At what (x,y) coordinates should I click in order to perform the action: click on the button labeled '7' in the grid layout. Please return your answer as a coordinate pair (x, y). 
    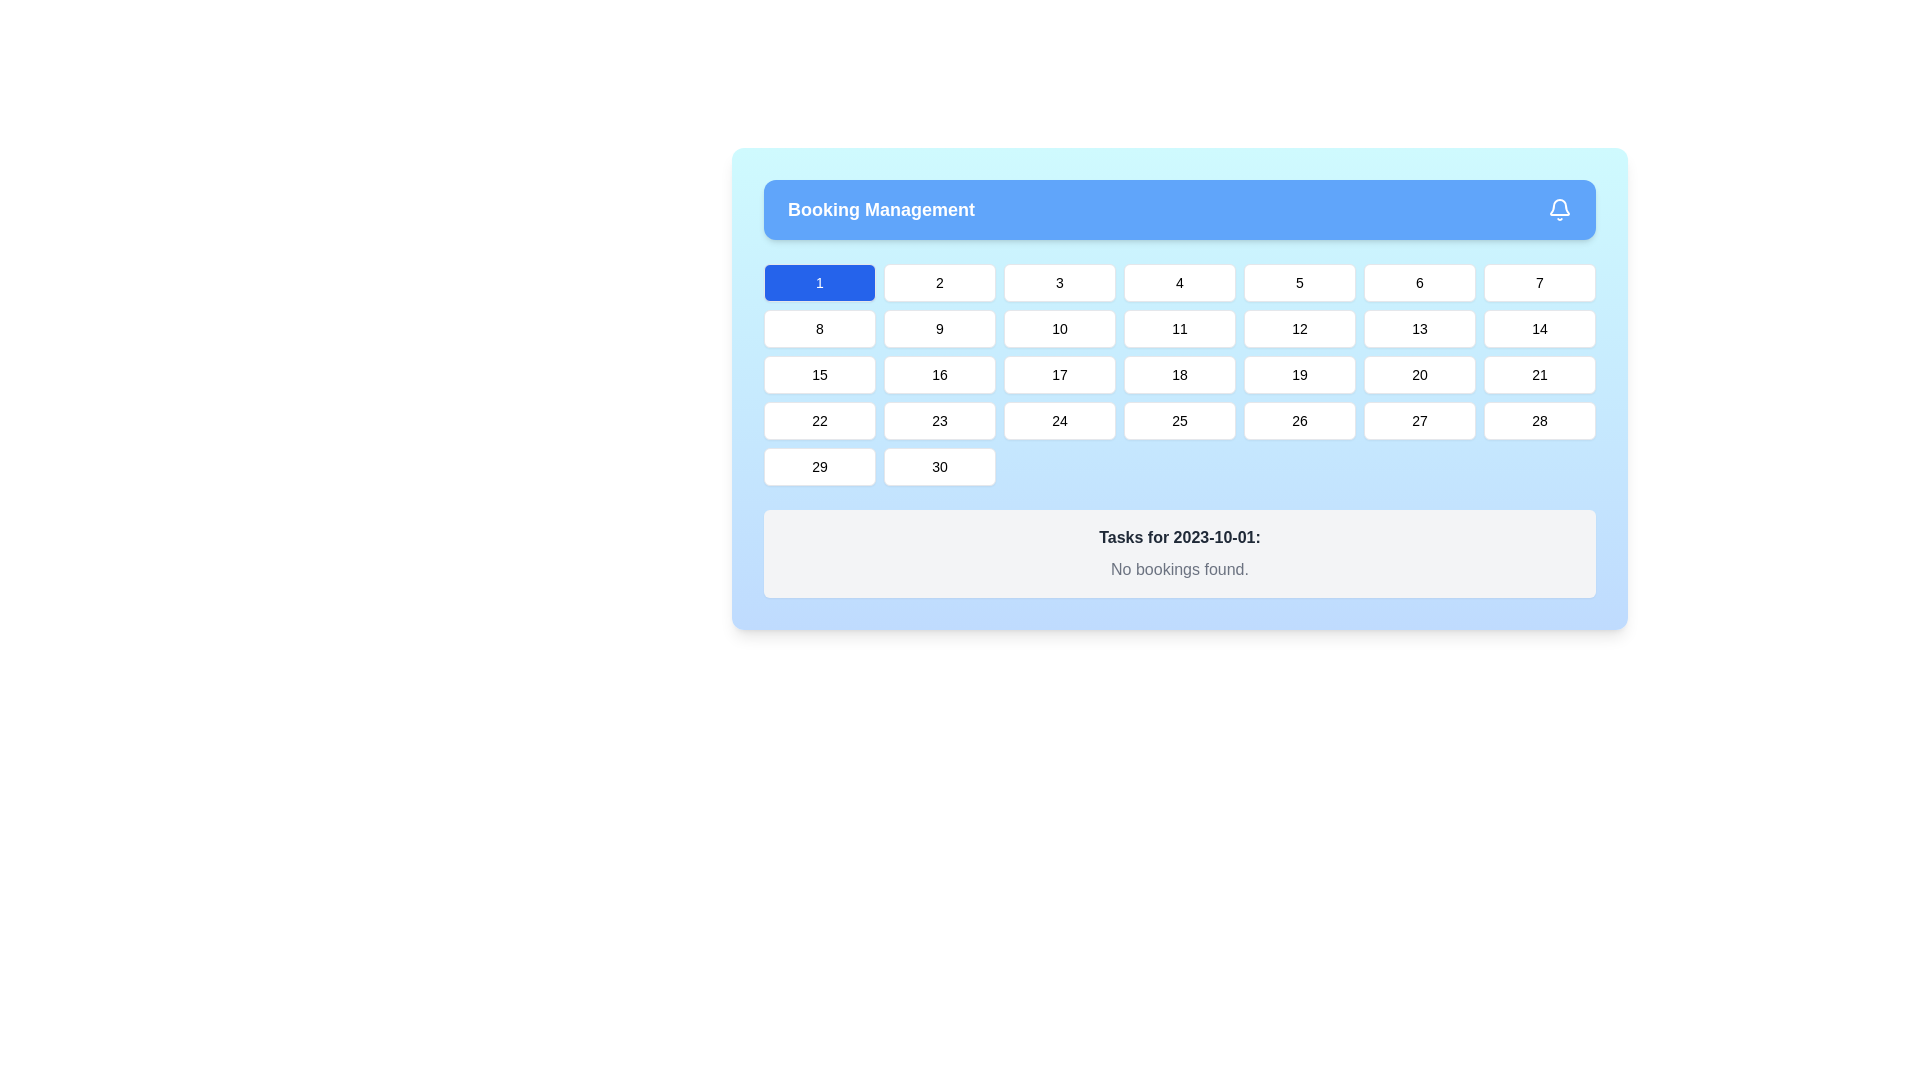
    Looking at the image, I should click on (1539, 282).